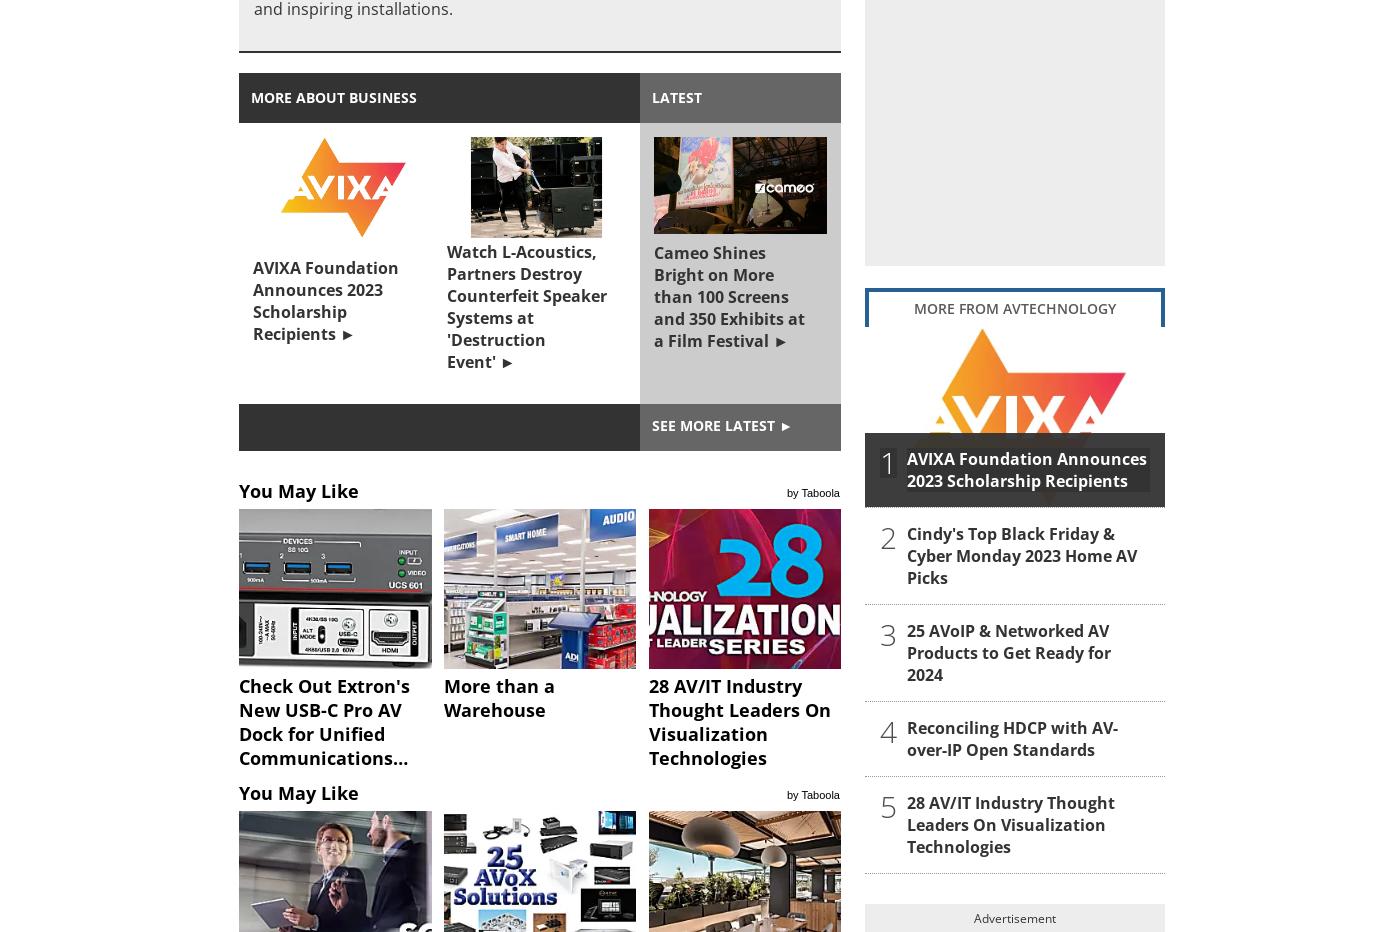 This screenshot has width=1400, height=932. Describe the element at coordinates (525, 307) in the screenshot. I see `'Watch L-Acoustics, Partners Destroy Counterfeit Speaker Systems at 'Destruction Event''` at that location.